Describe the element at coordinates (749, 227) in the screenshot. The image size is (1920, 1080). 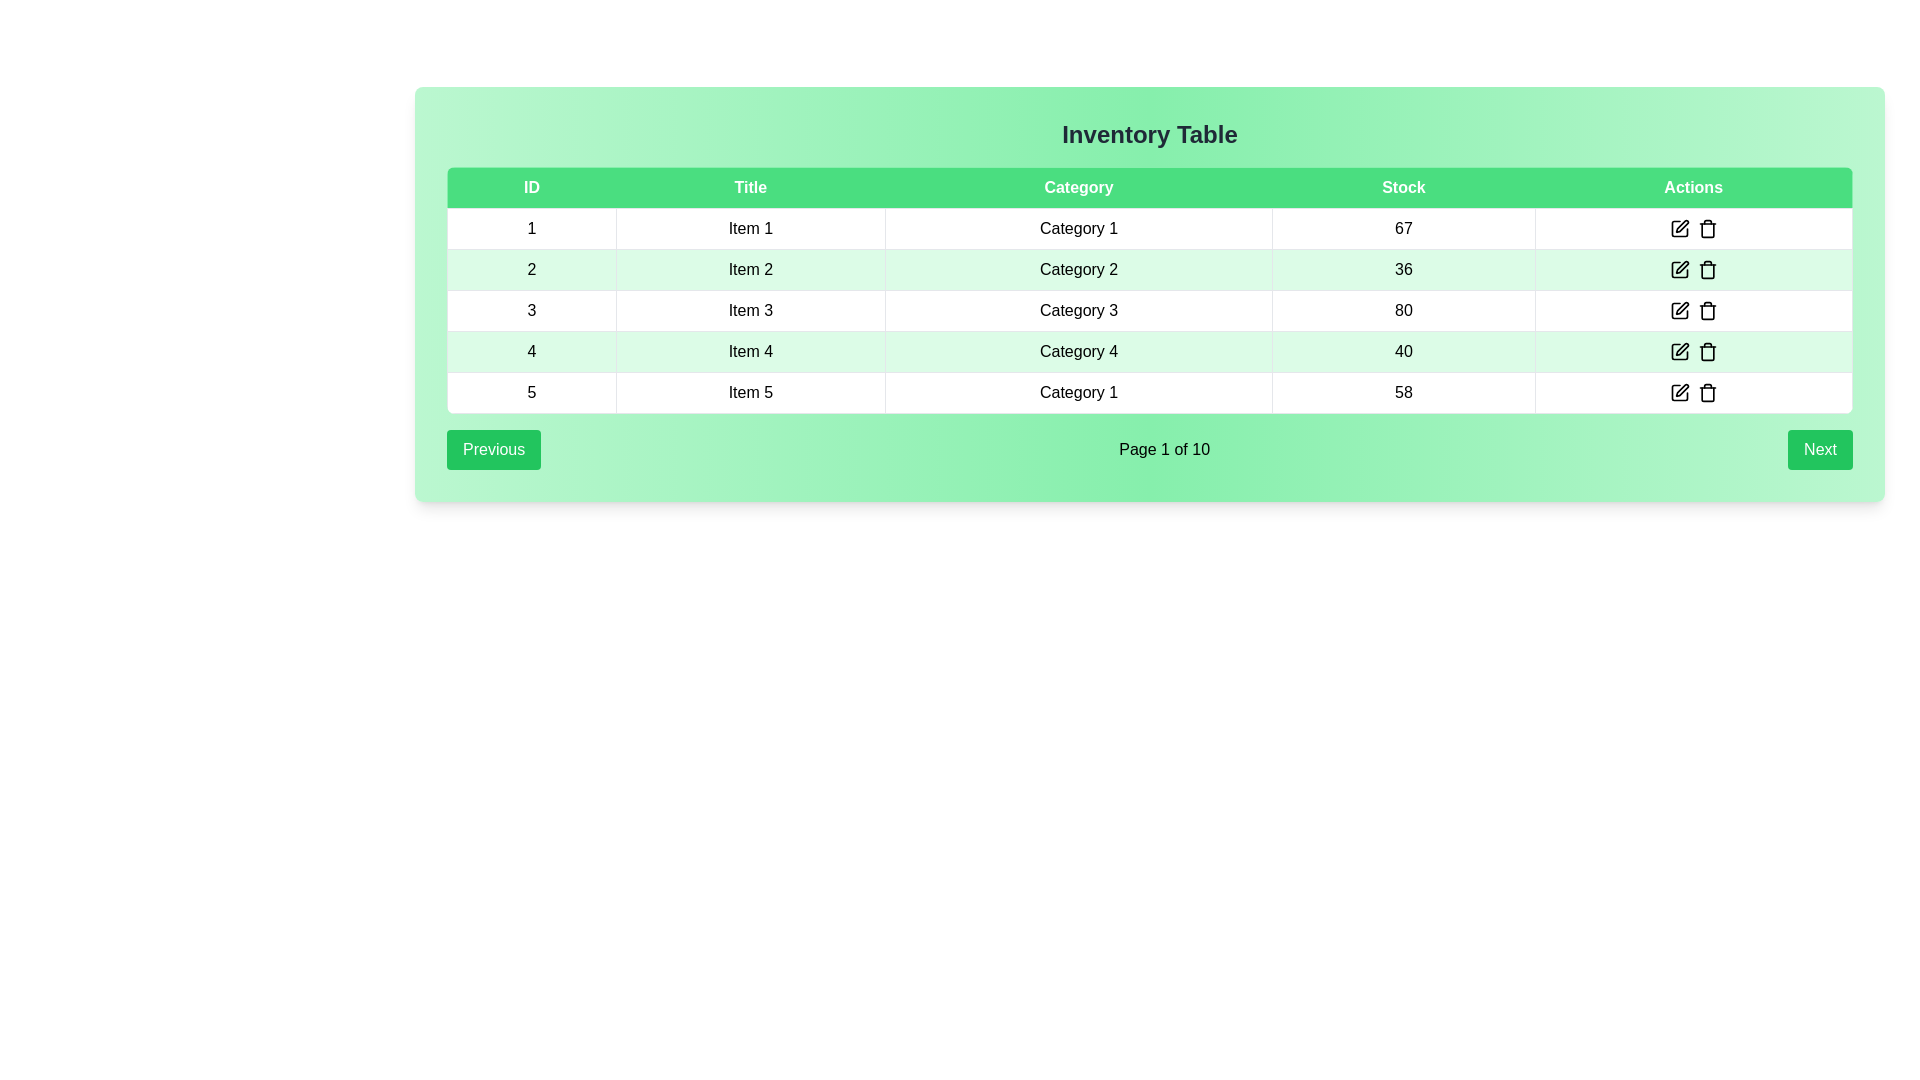
I see `the table cell that displays the title of the first item, located in the second column of the first row, between the cells containing '1' and 'Category 1'` at that location.